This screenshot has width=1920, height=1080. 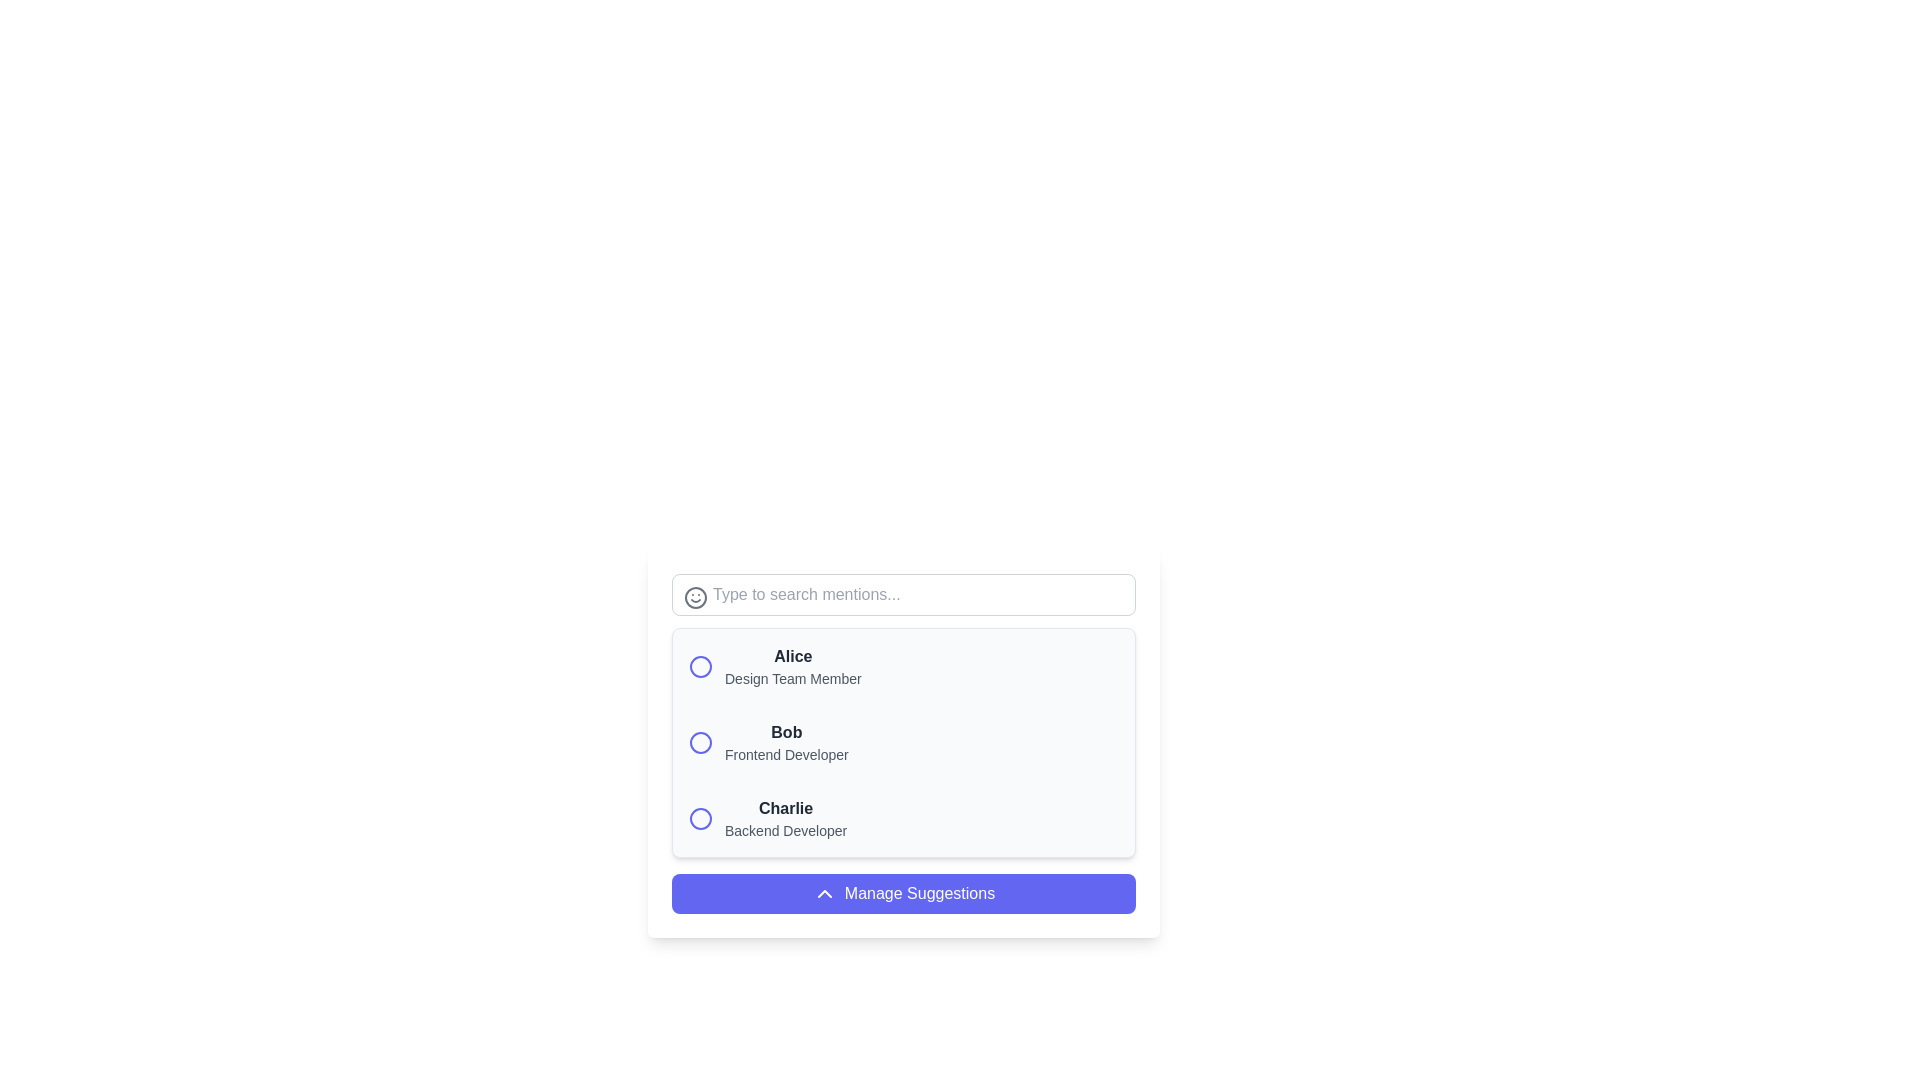 What do you see at coordinates (792, 677) in the screenshot?
I see `the text label that provides additional context about 'Alice', positioned below the primary label` at bounding box center [792, 677].